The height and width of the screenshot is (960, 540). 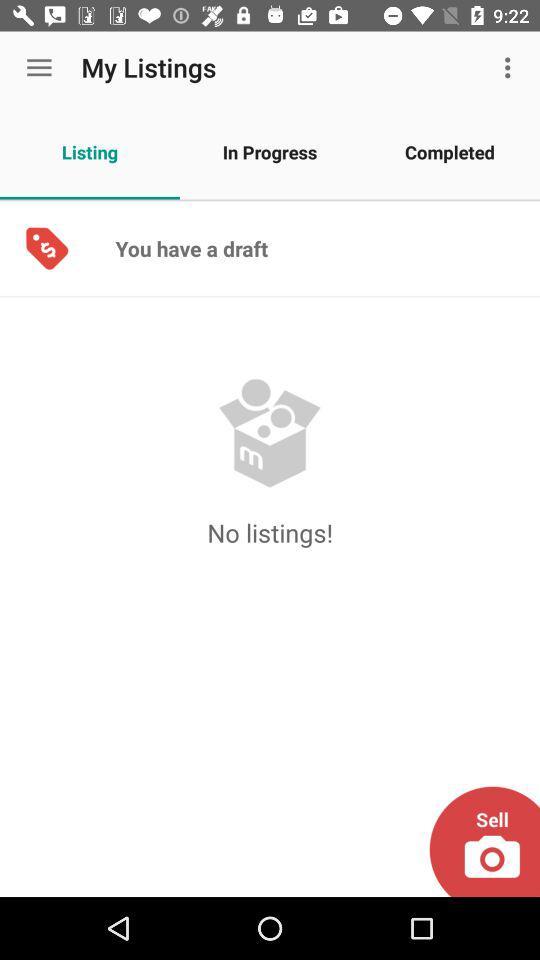 What do you see at coordinates (270, 433) in the screenshot?
I see `the icon above the text no listings` at bounding box center [270, 433].